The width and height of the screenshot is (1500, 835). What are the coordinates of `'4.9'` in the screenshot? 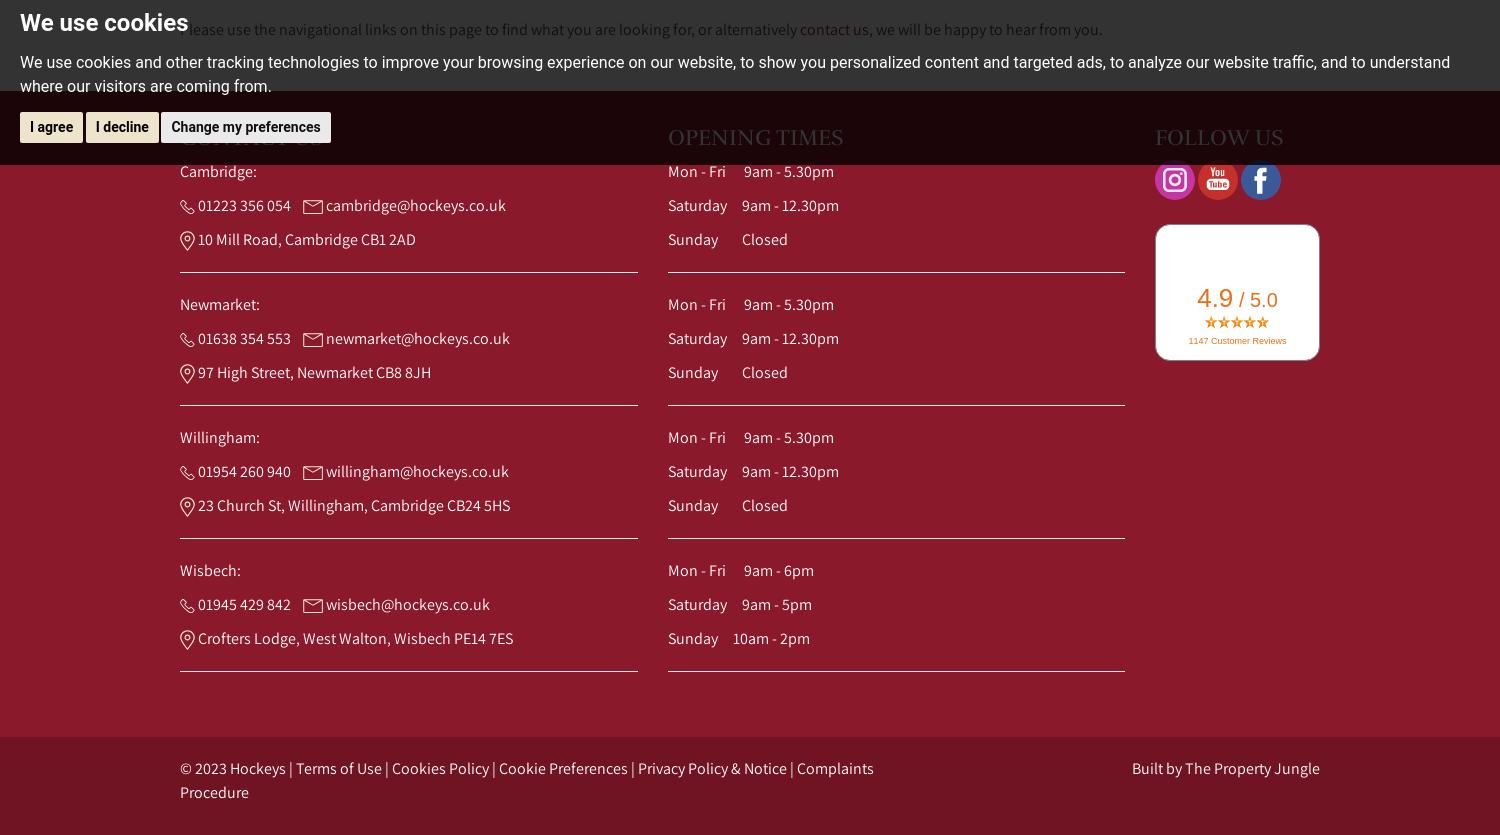 It's located at (1214, 297).